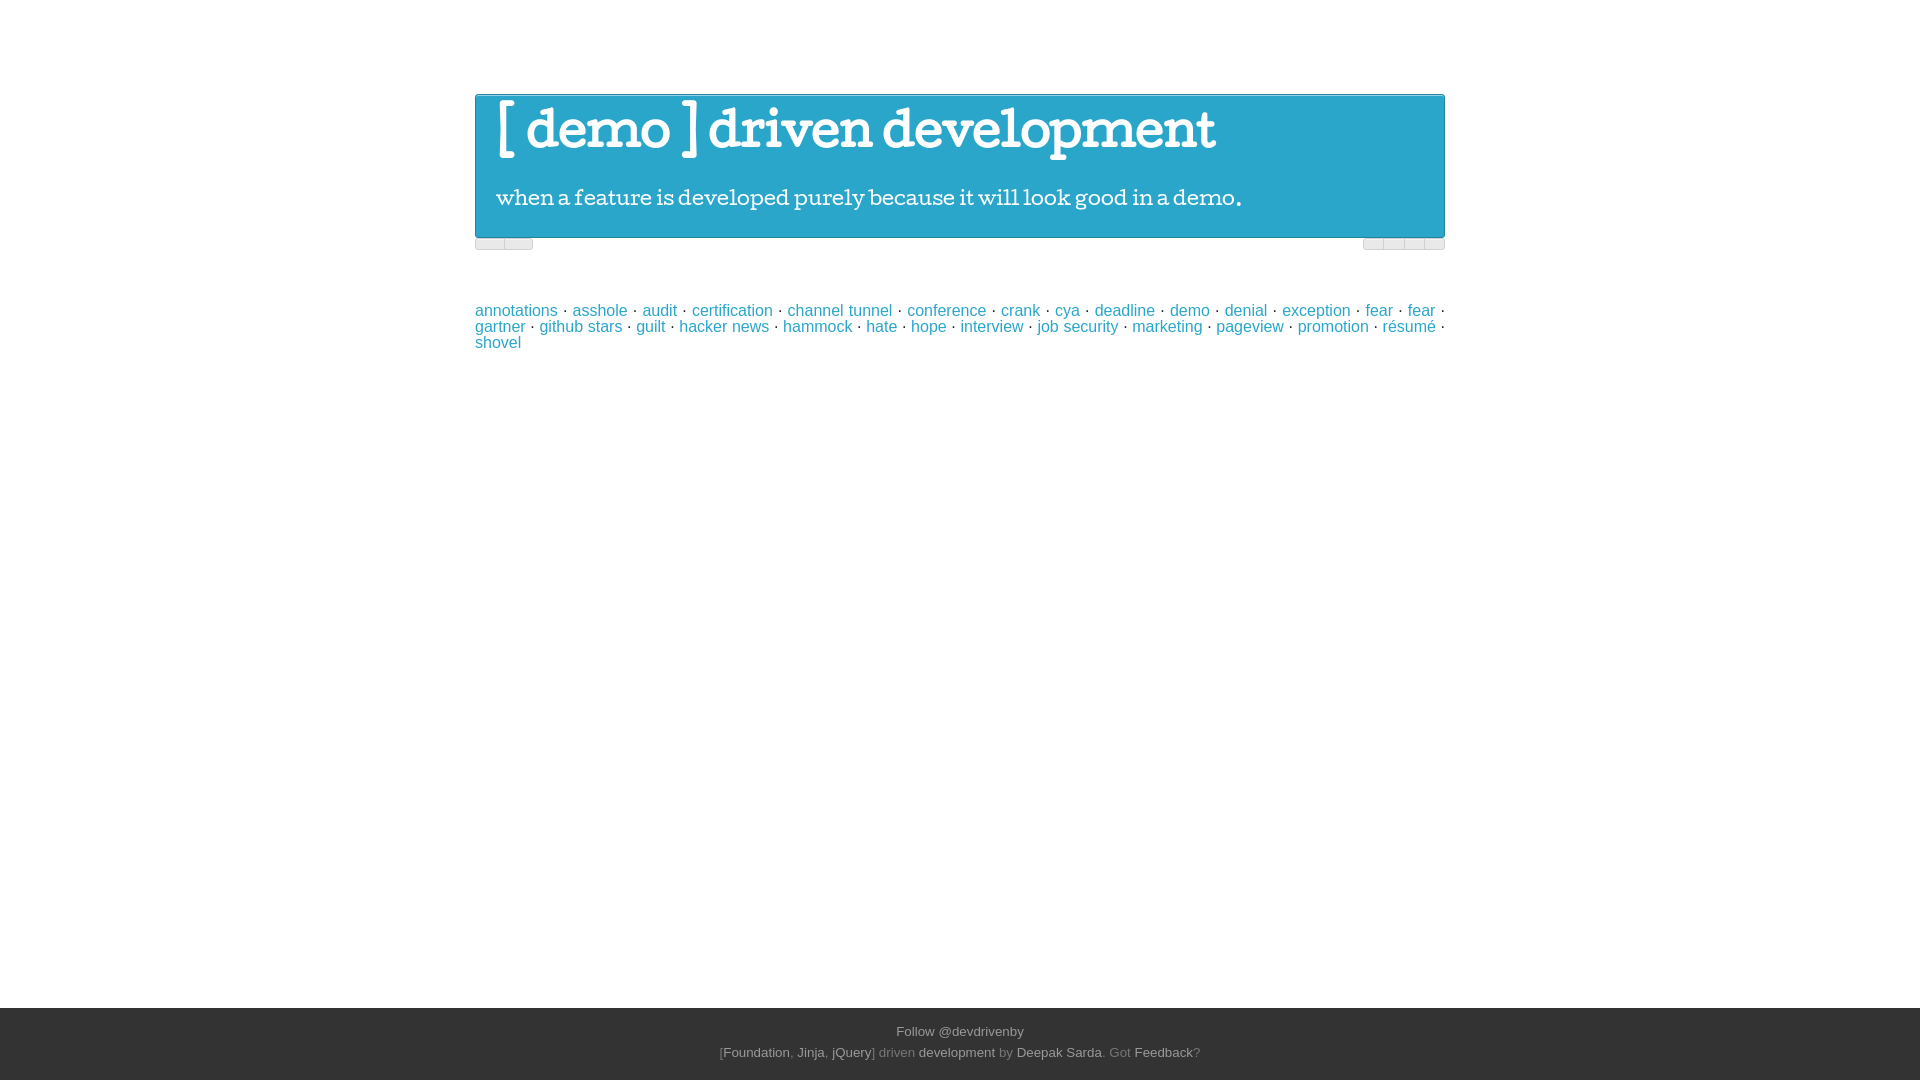 This screenshot has height=1080, width=1920. I want to click on 'jQuery', so click(831, 1051).